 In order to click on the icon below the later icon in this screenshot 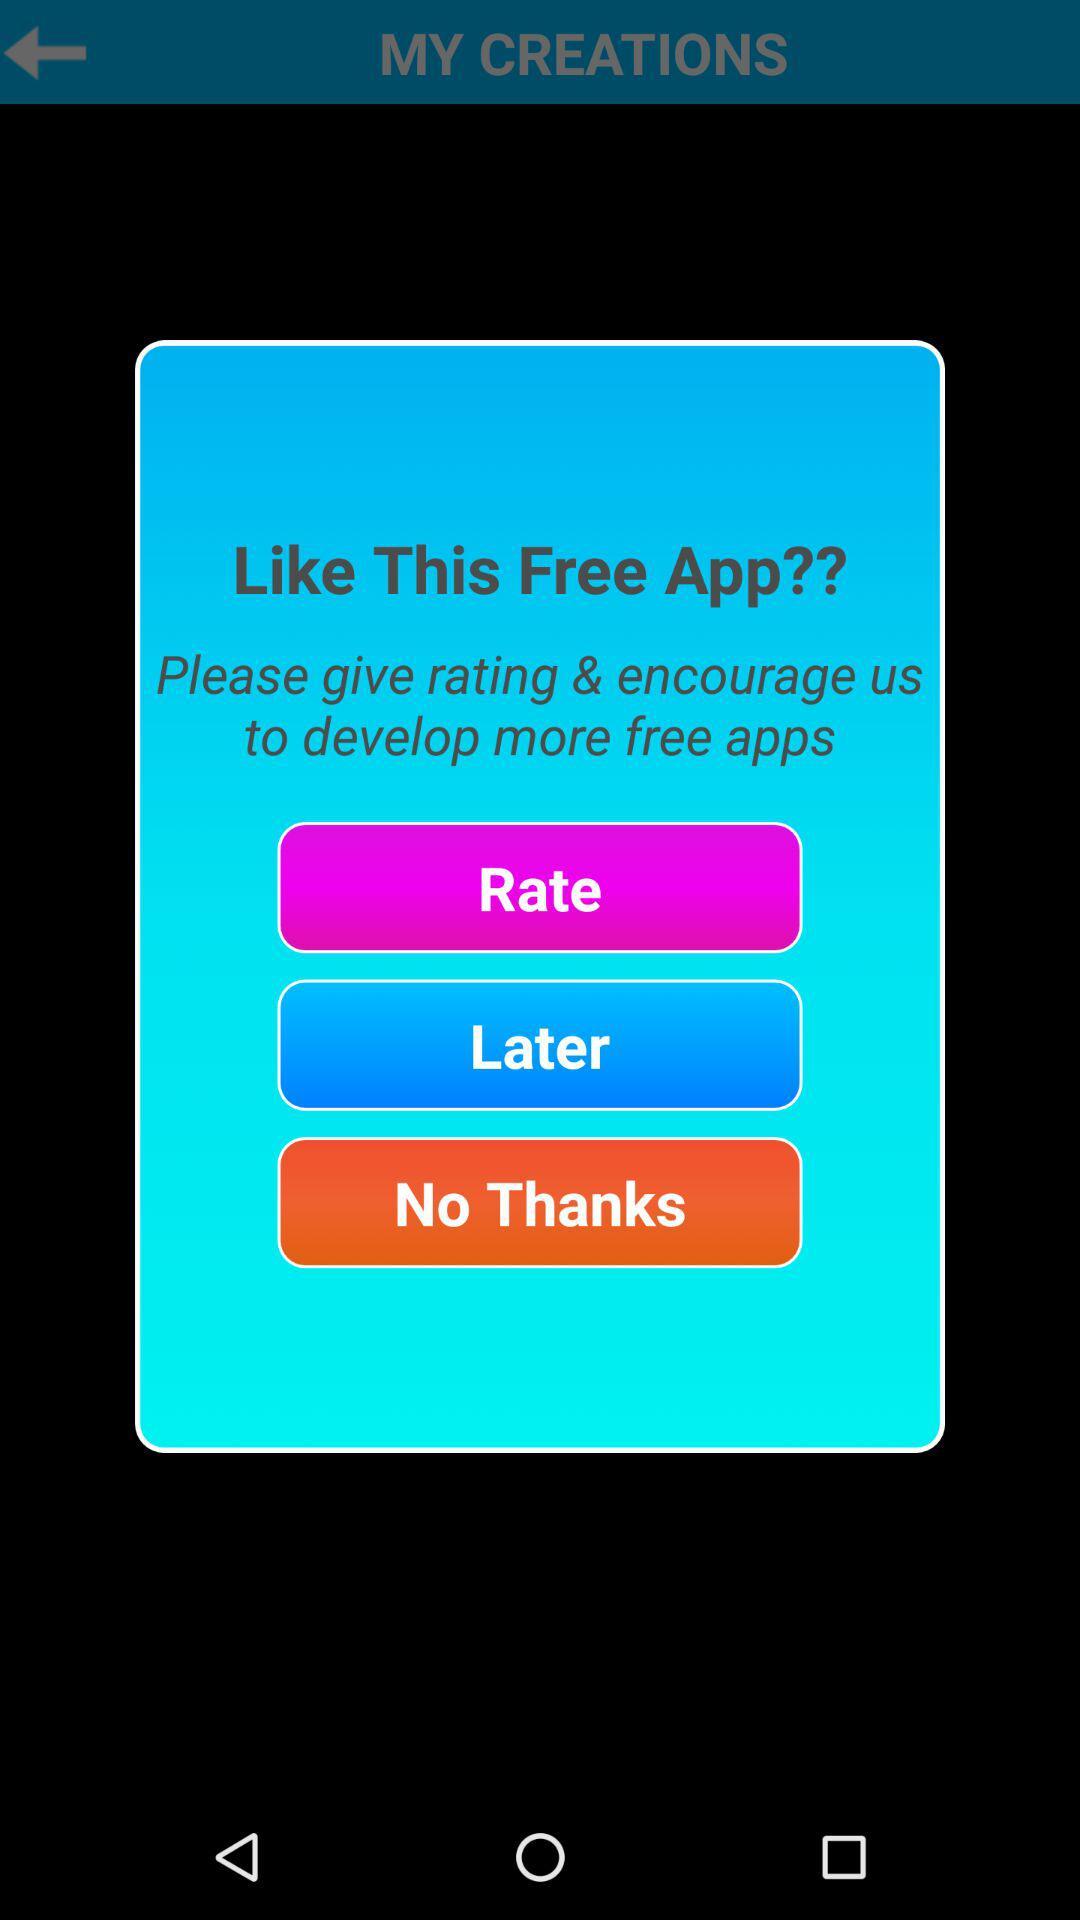, I will do `click(540, 1201)`.